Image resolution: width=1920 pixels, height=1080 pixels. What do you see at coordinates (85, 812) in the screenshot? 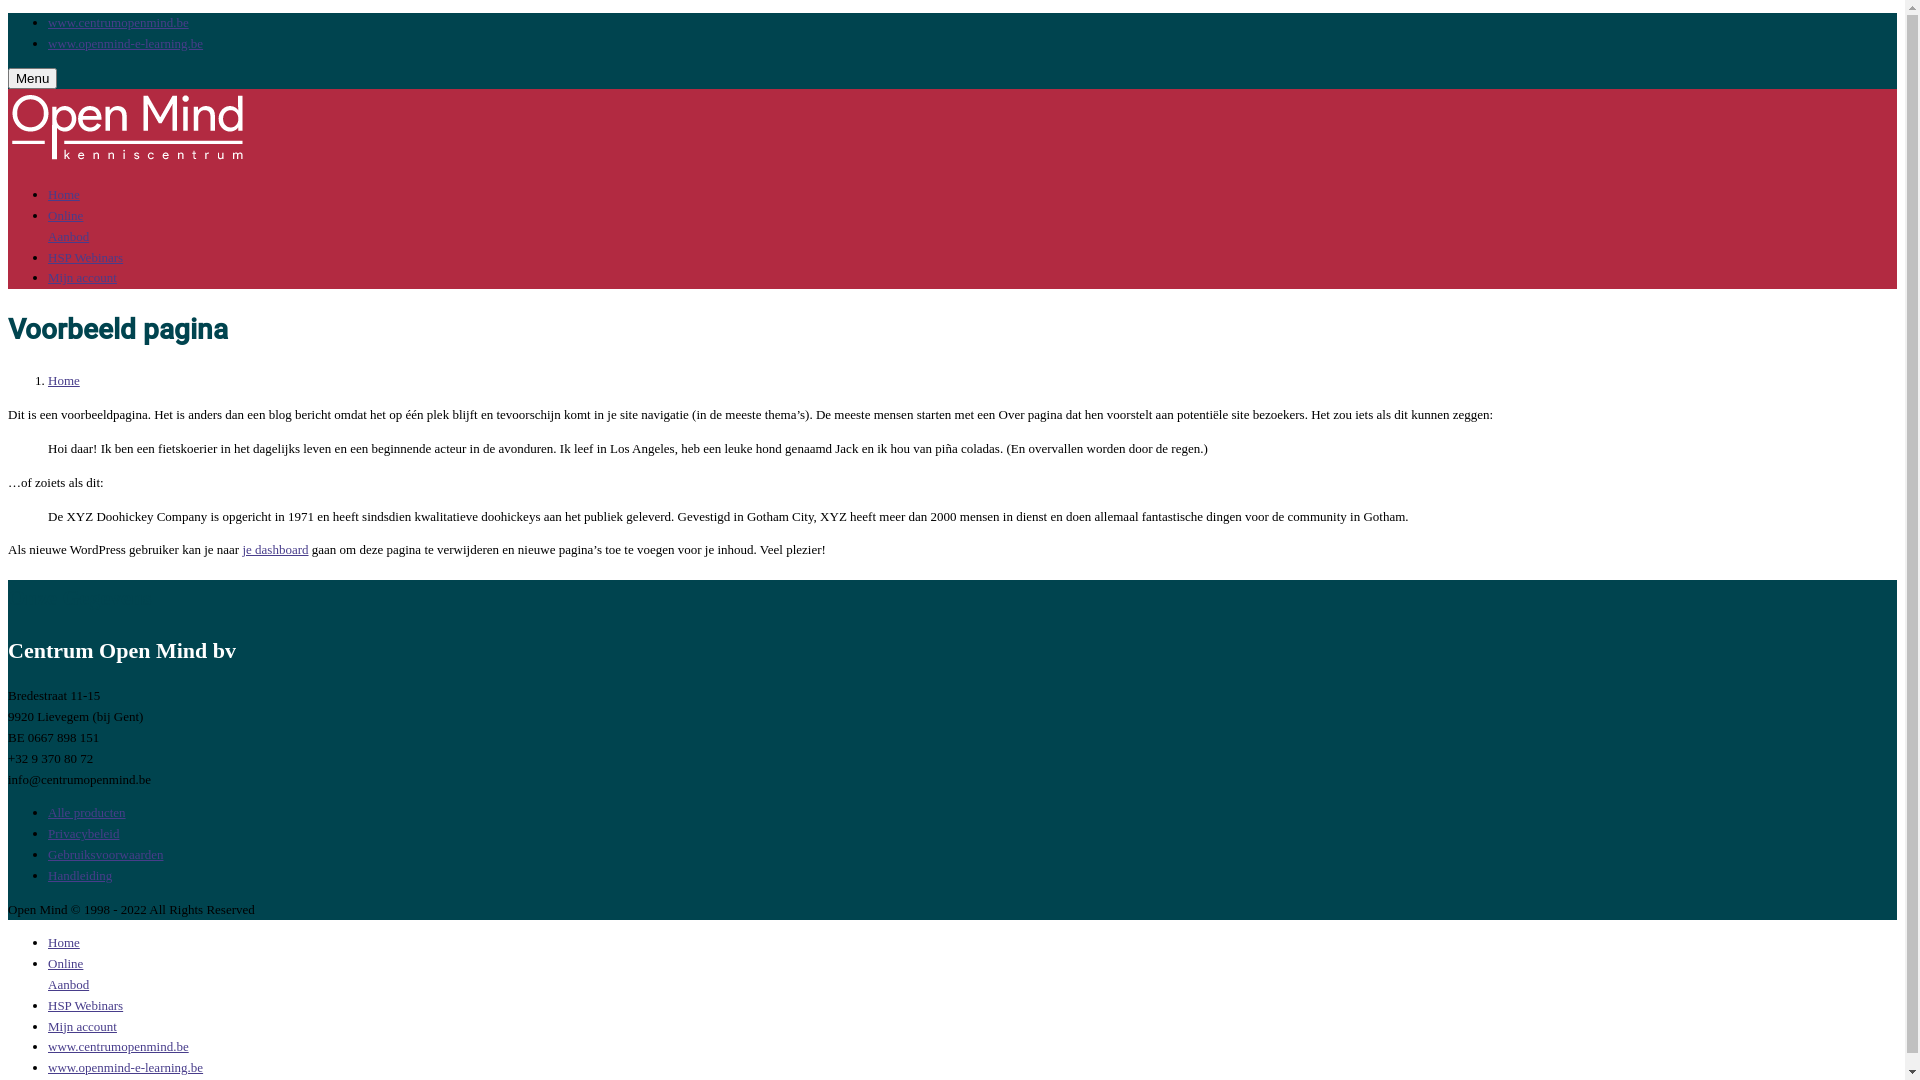
I see `'Alle producten'` at bounding box center [85, 812].